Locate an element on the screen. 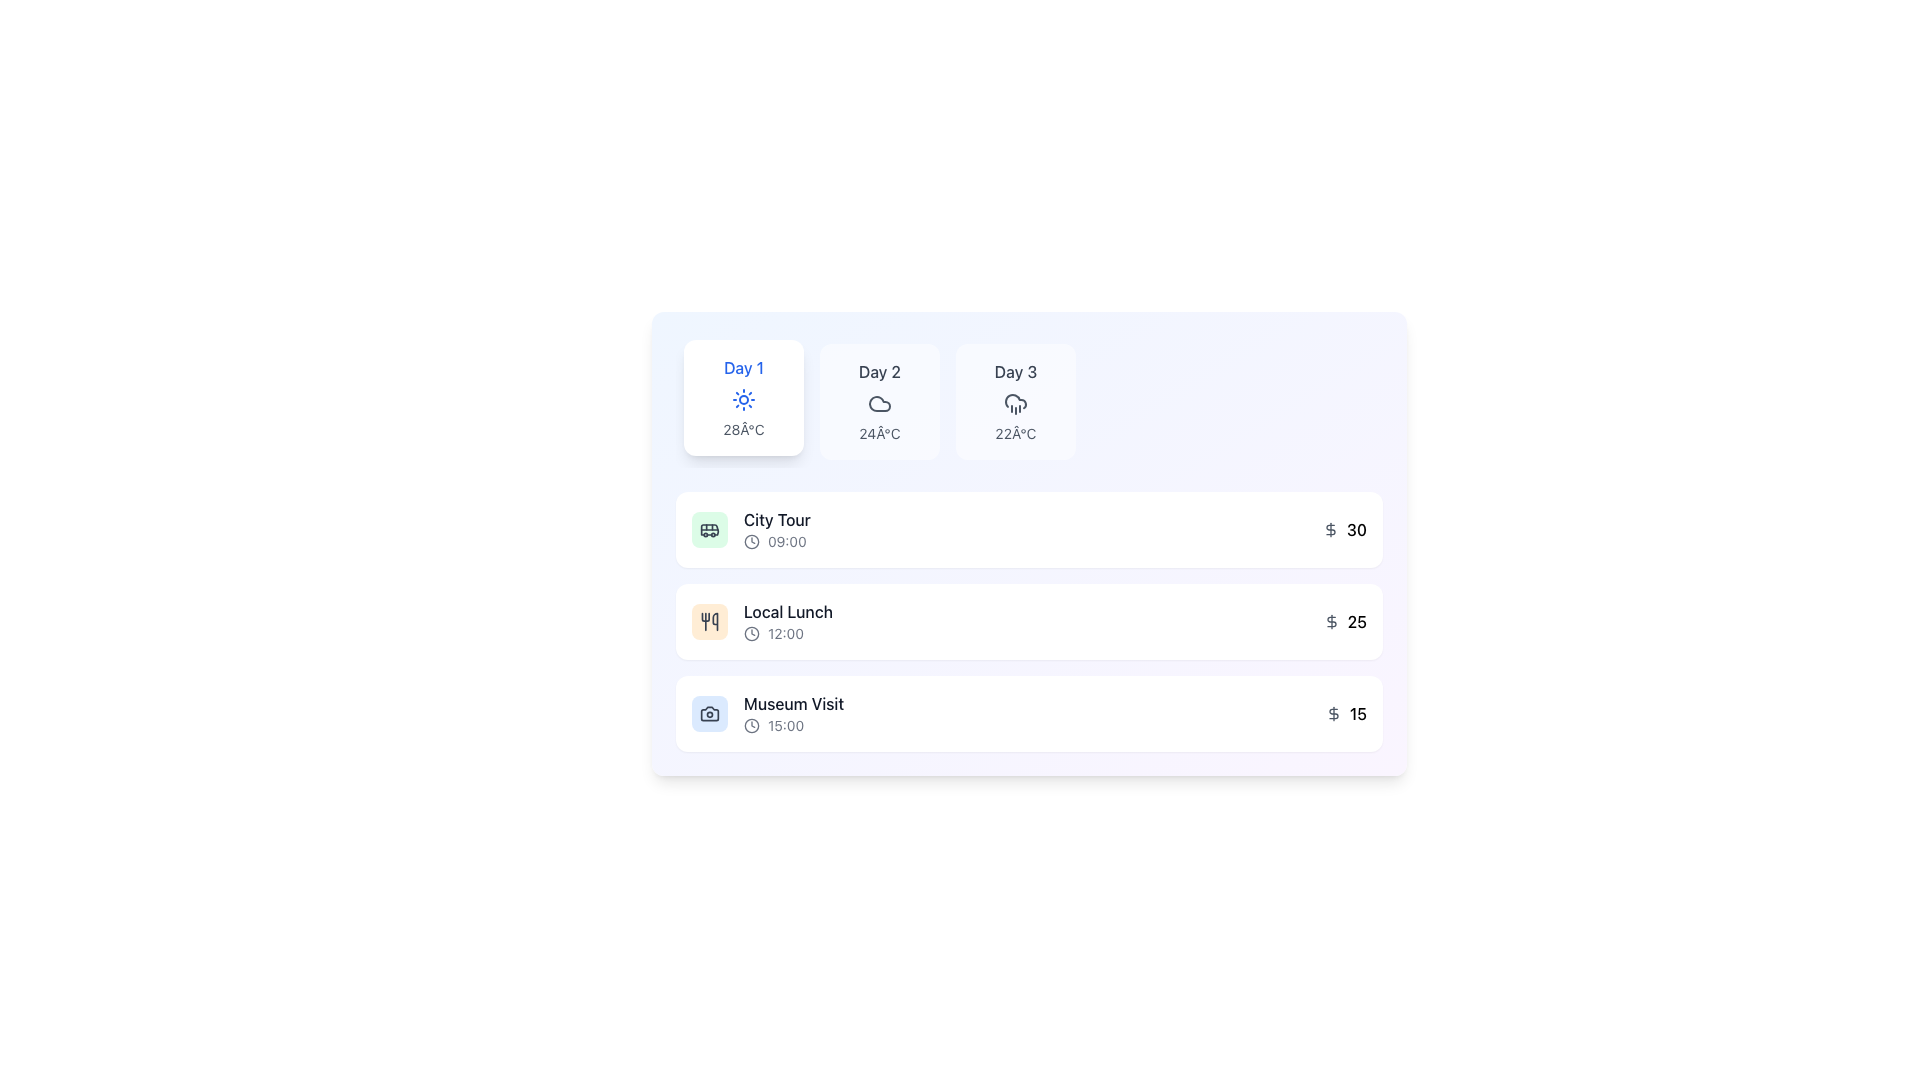 The image size is (1920, 1080). title and time of the third item in the vertical list of activities, which is located below 'Local Lunch' and displays an activity name and its scheduled time is located at coordinates (767, 712).